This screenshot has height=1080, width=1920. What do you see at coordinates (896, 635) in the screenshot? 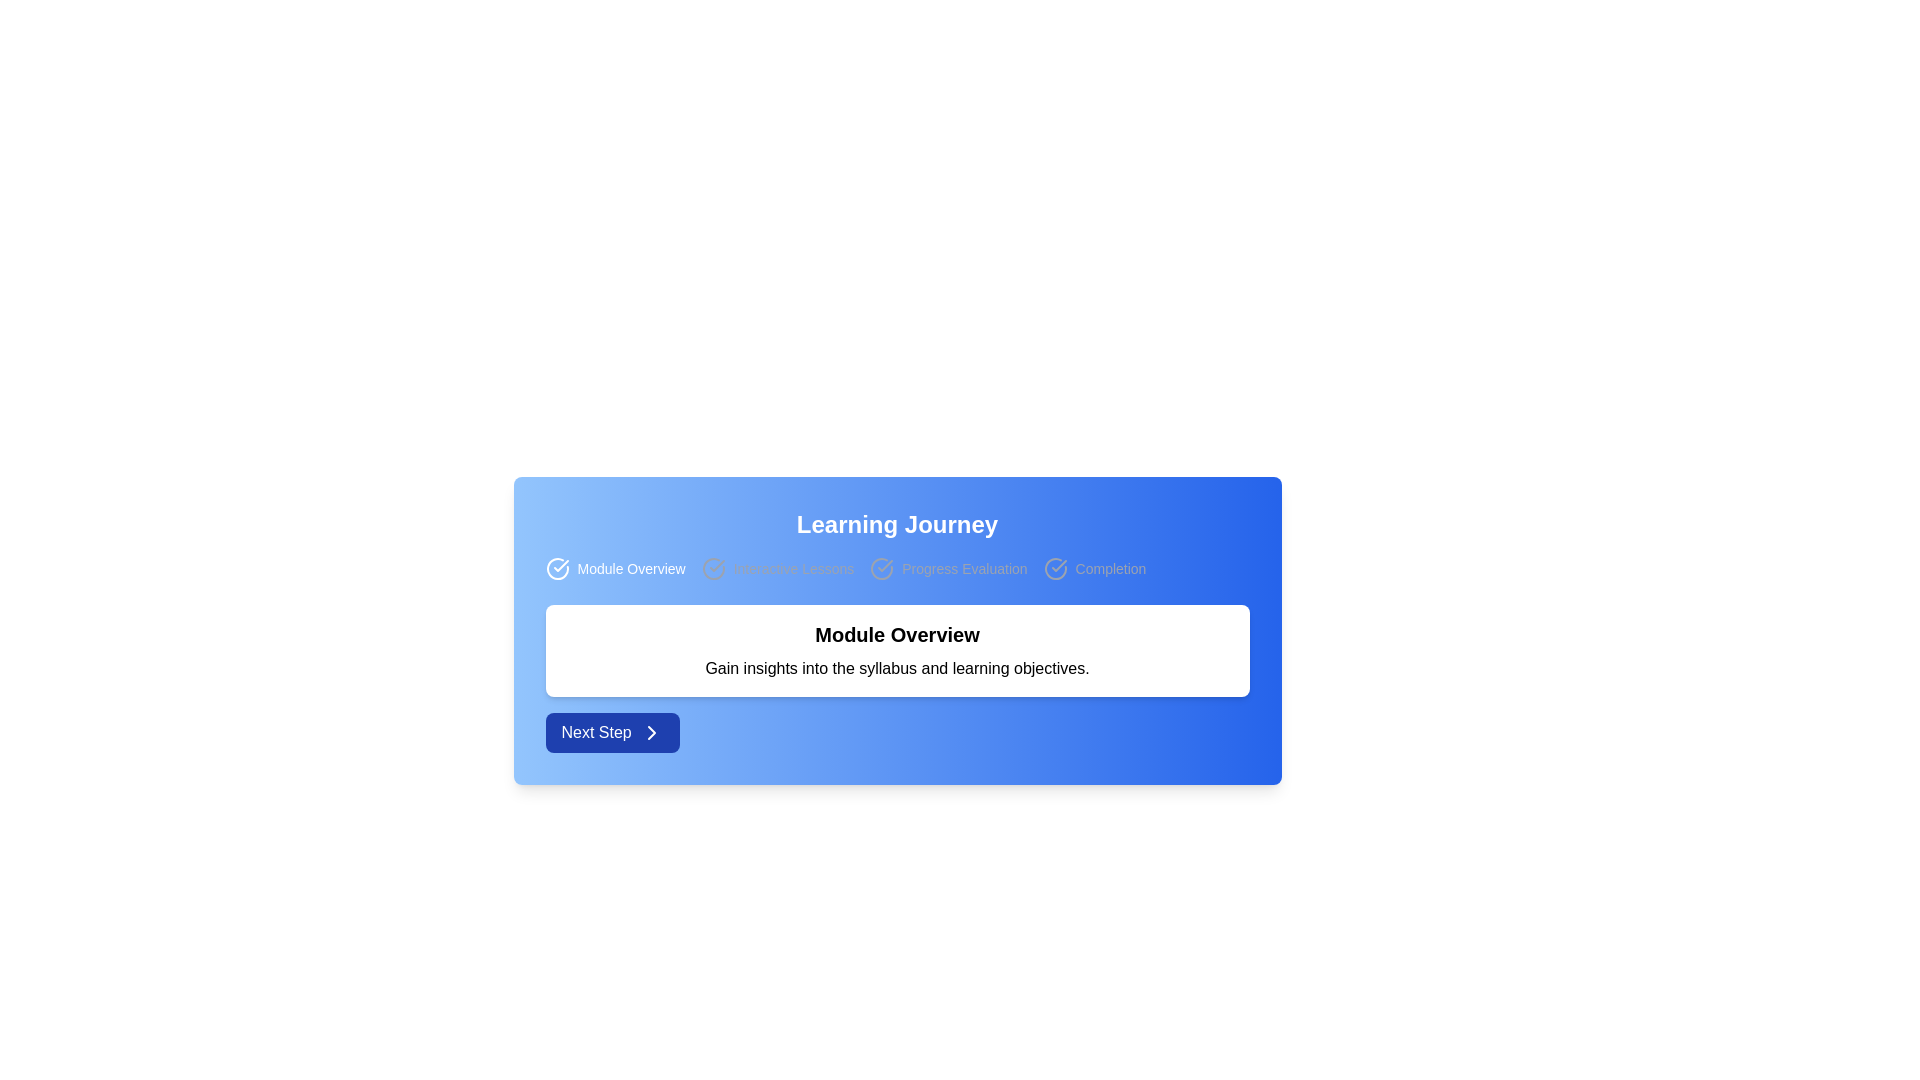
I see `bold, large-sized text label that says 'Module Overview' in the upper section of the white rectangular card` at bounding box center [896, 635].